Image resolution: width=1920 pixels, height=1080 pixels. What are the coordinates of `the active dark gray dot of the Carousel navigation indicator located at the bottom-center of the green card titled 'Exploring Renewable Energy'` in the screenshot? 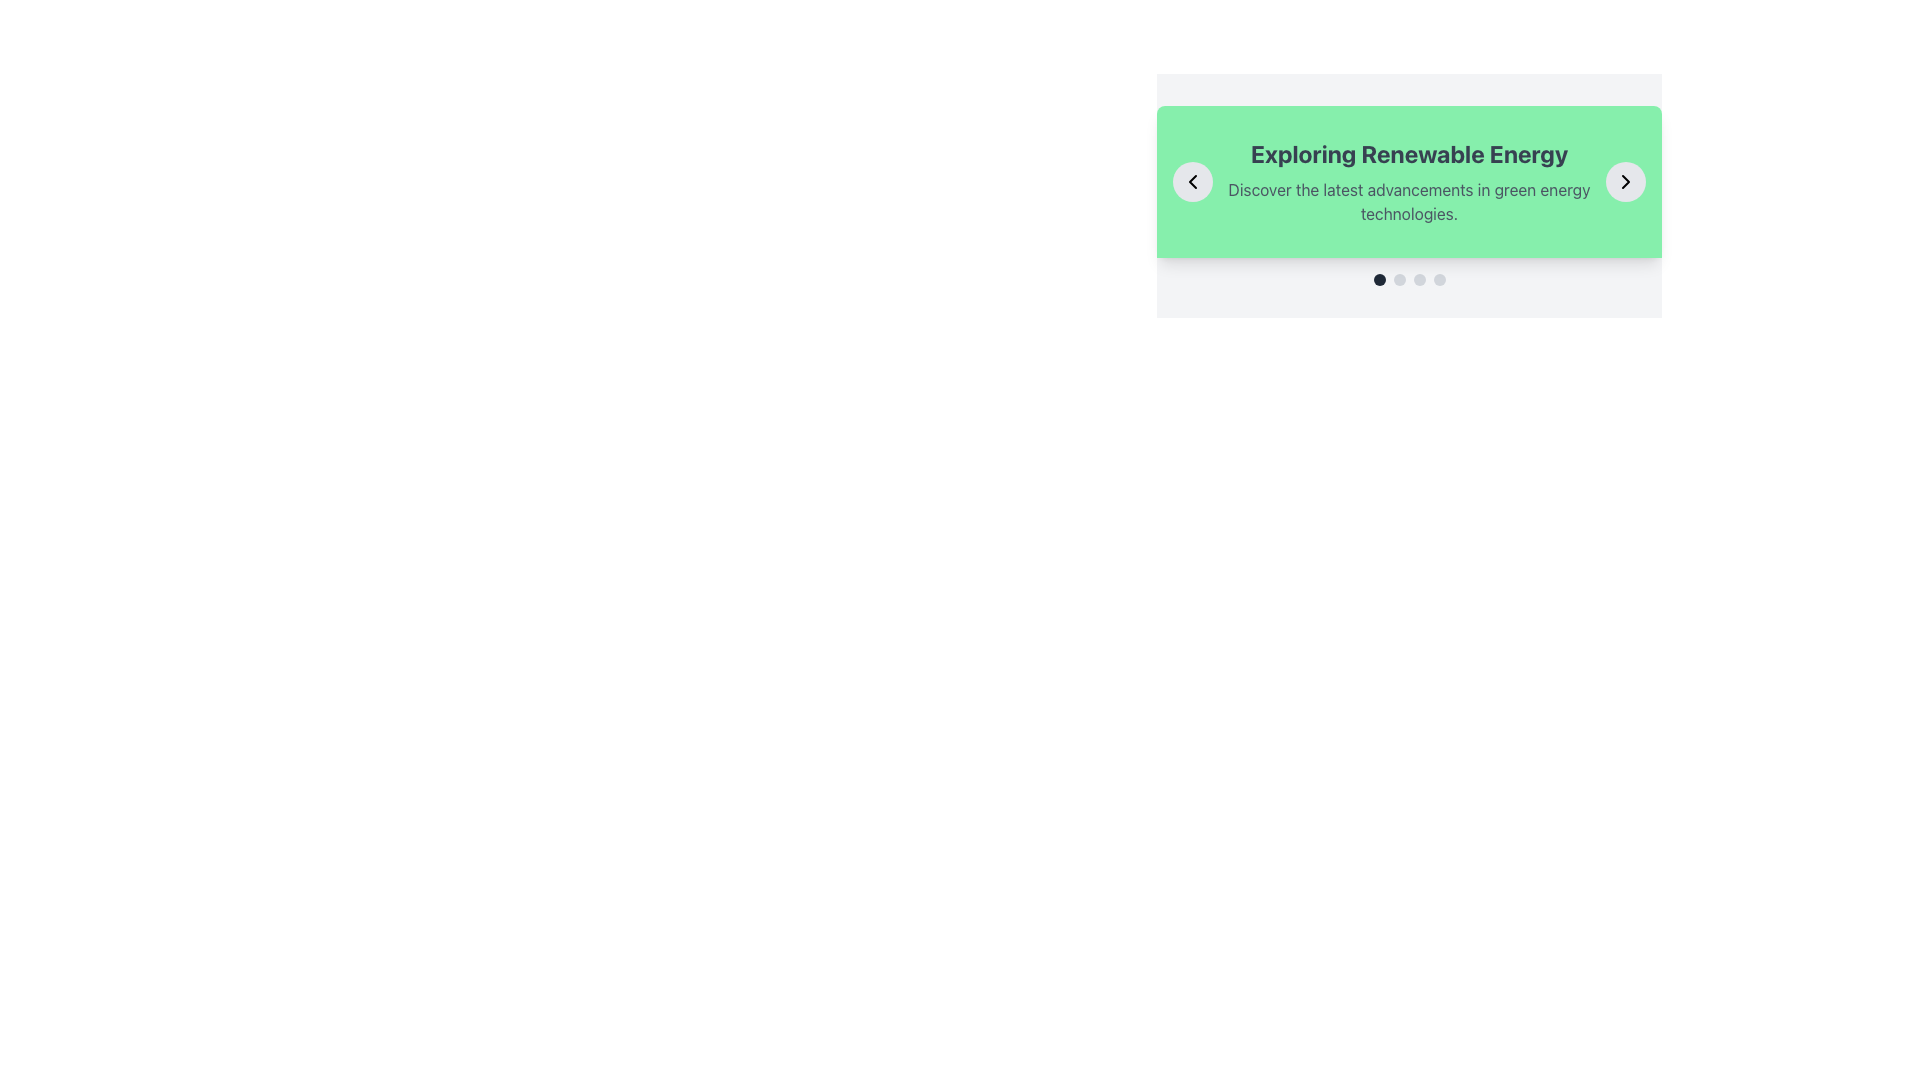 It's located at (1408, 280).